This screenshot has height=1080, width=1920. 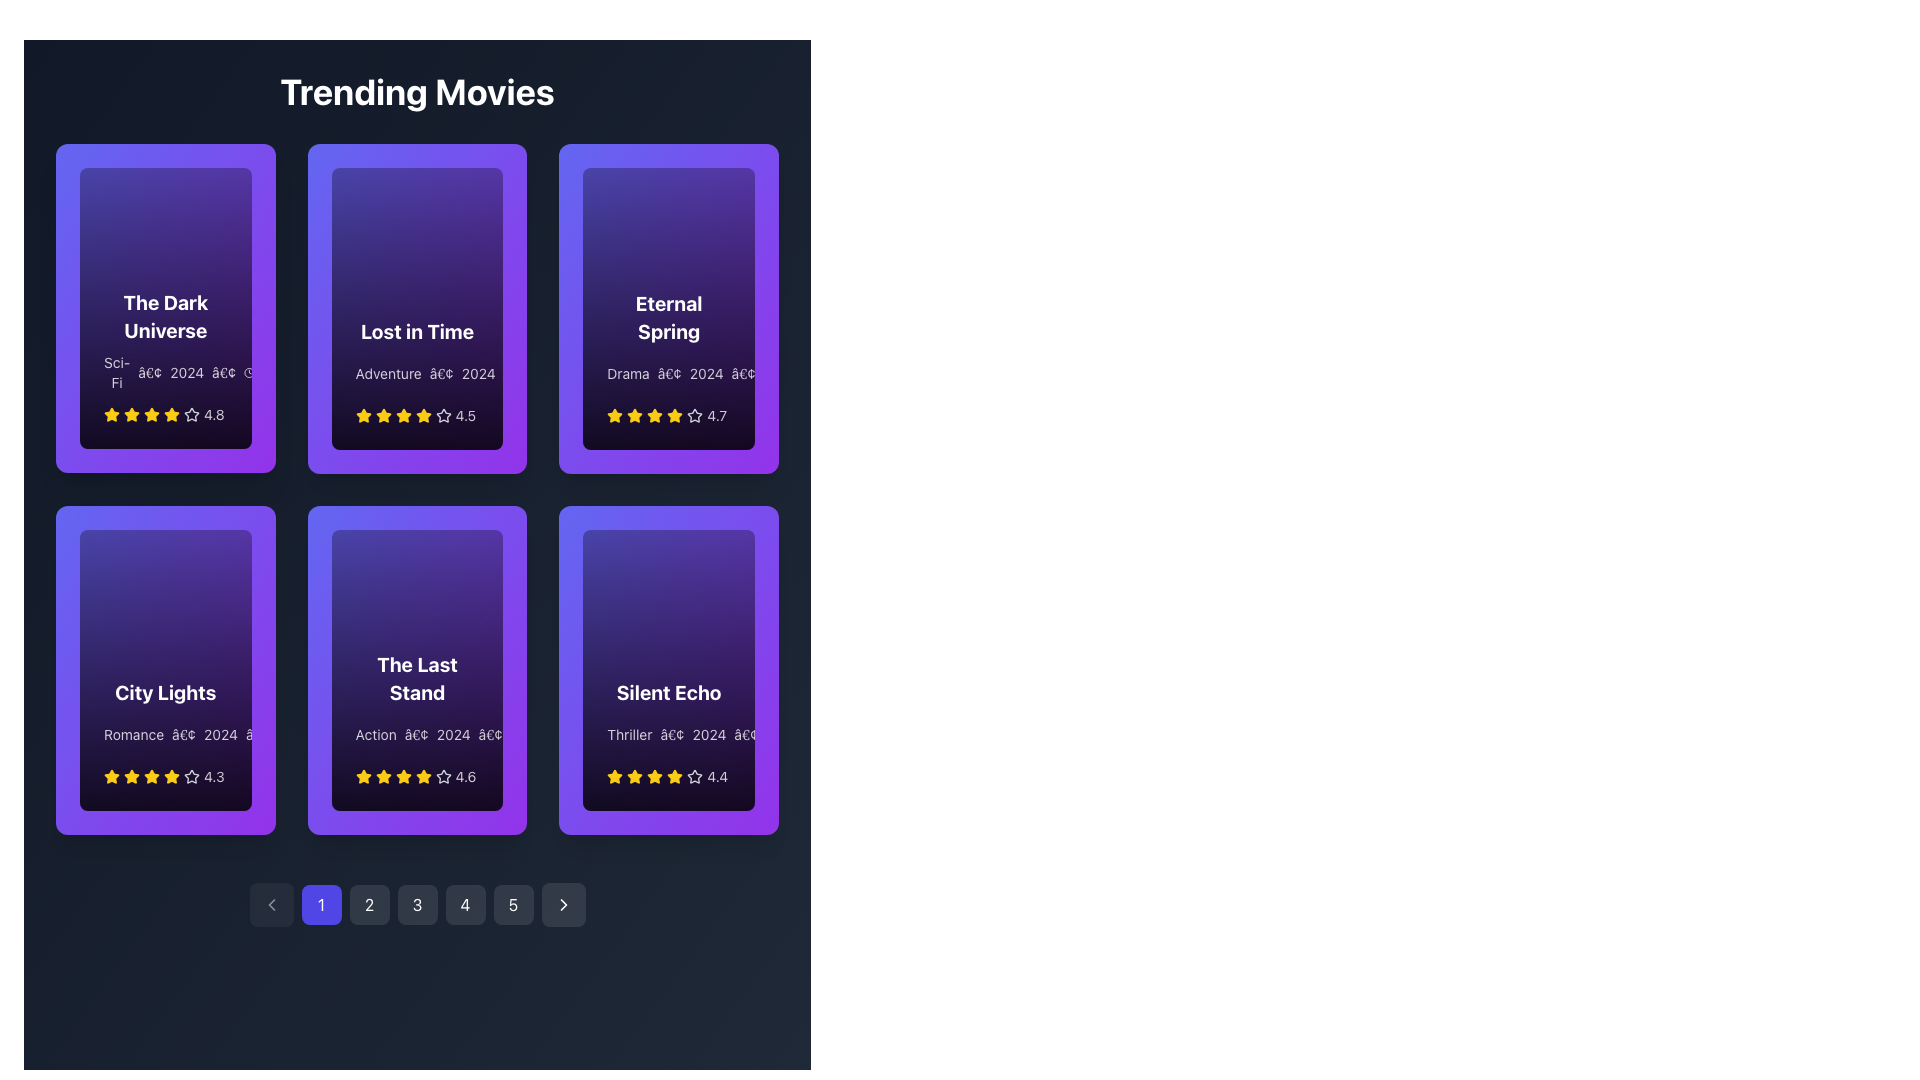 I want to click on the button labeled 'Lost in Time', so click(x=455, y=185).